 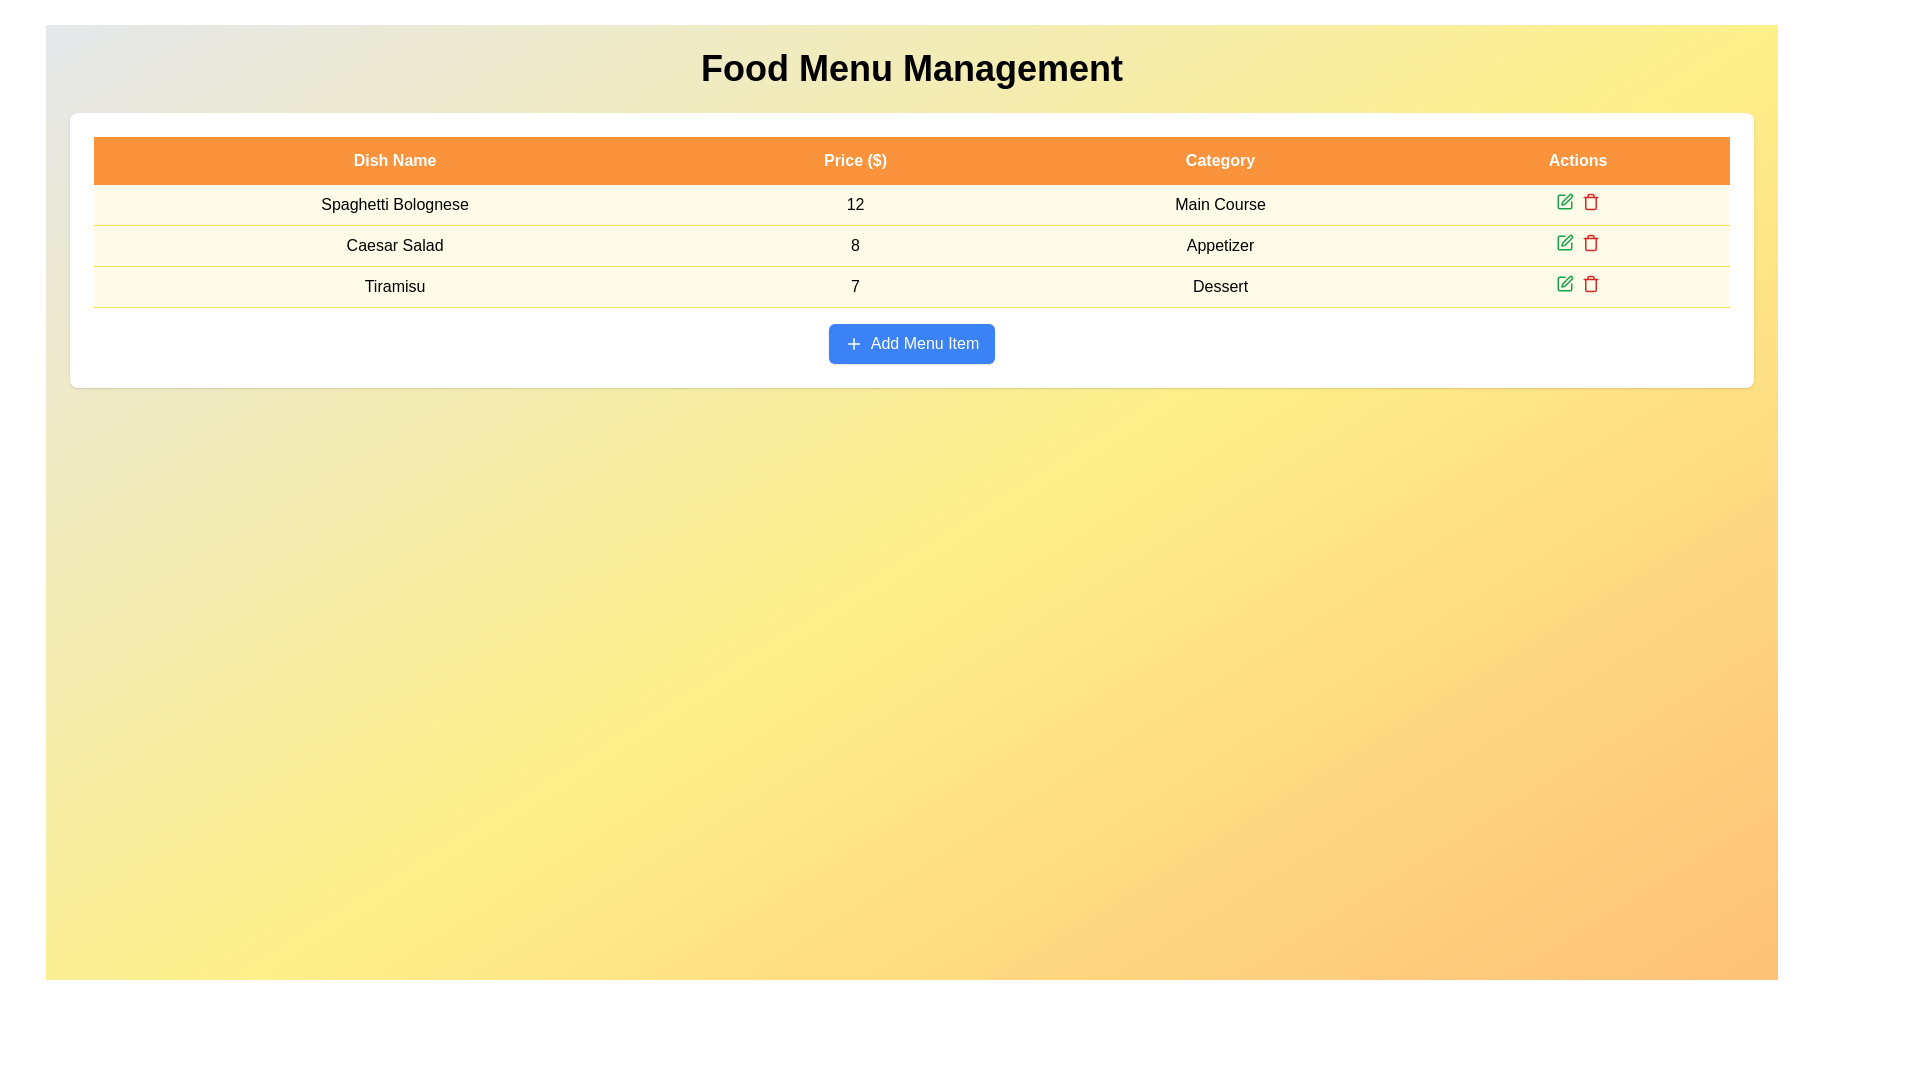 I want to click on the edit icon button in the 'Actions' column for the 'Tiramisu' menu item, so click(x=1563, y=284).